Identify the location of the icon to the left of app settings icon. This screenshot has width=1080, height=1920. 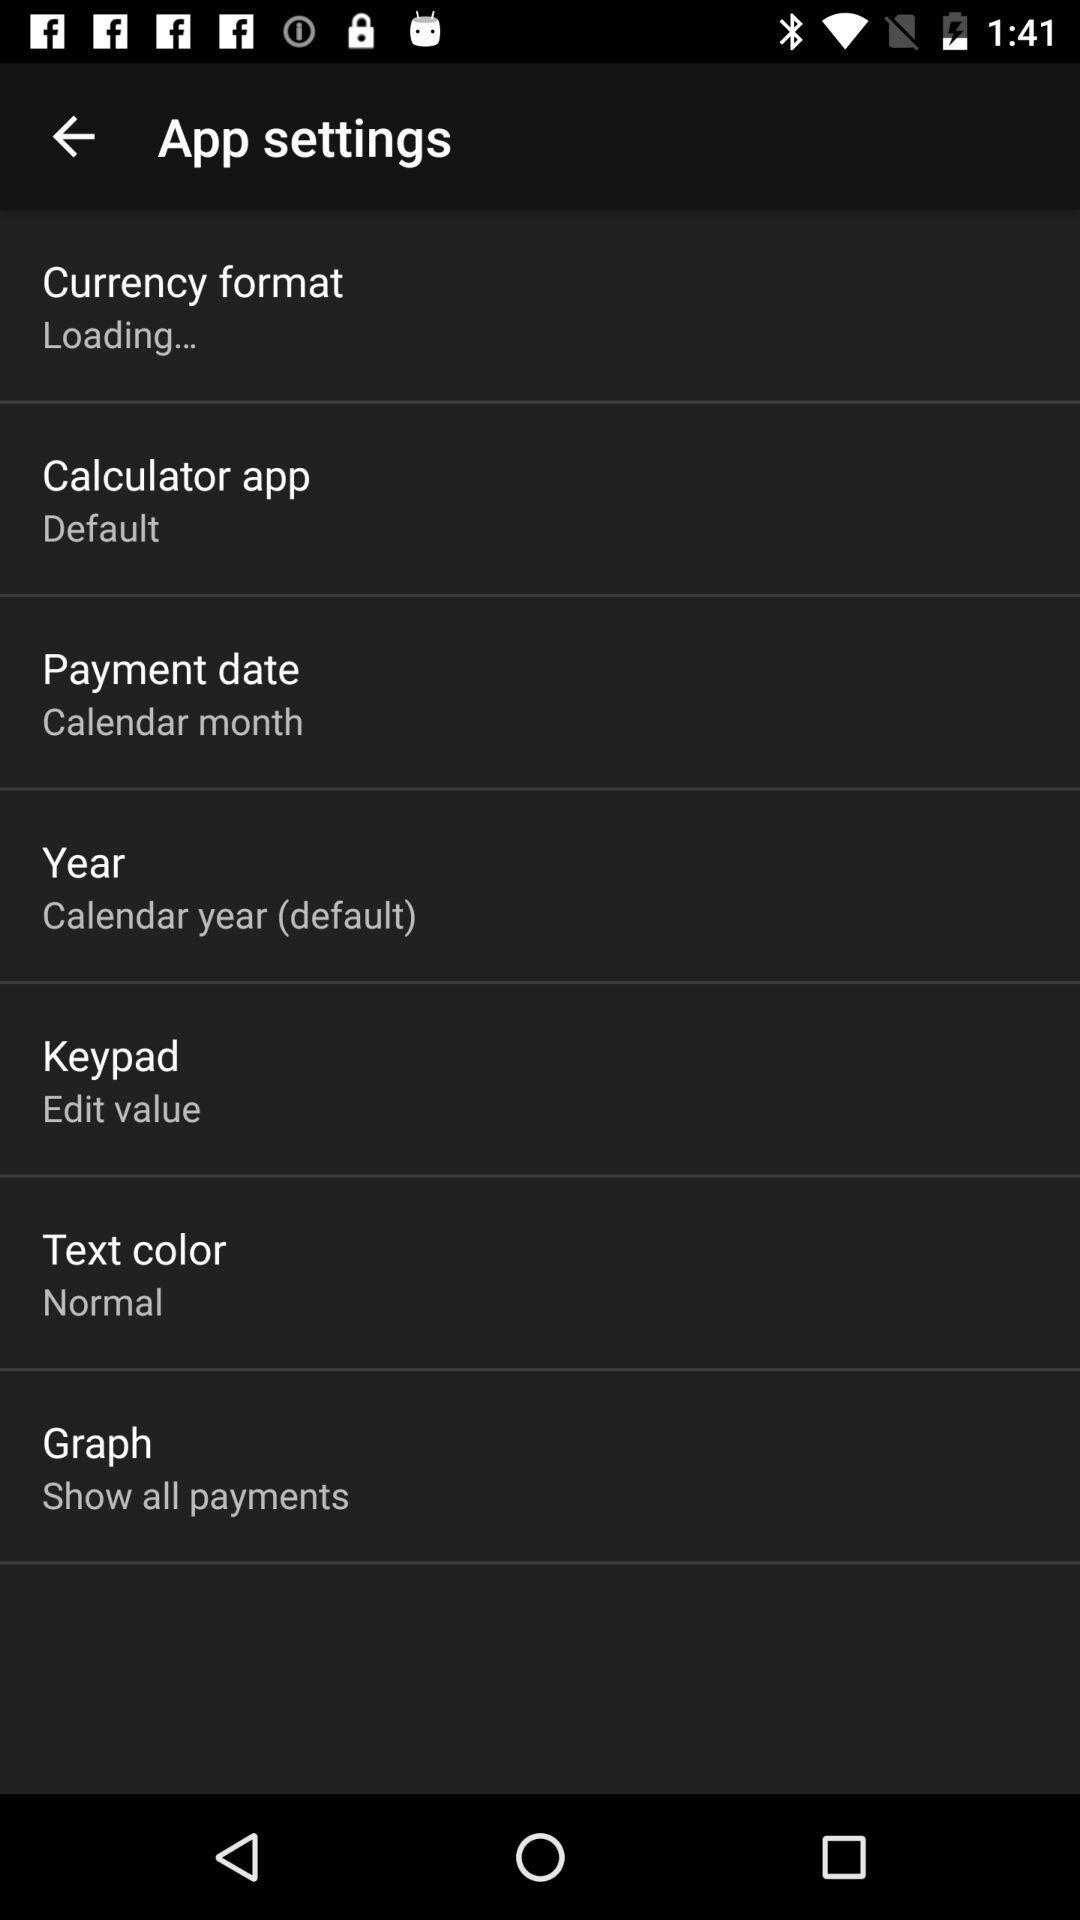
(72, 135).